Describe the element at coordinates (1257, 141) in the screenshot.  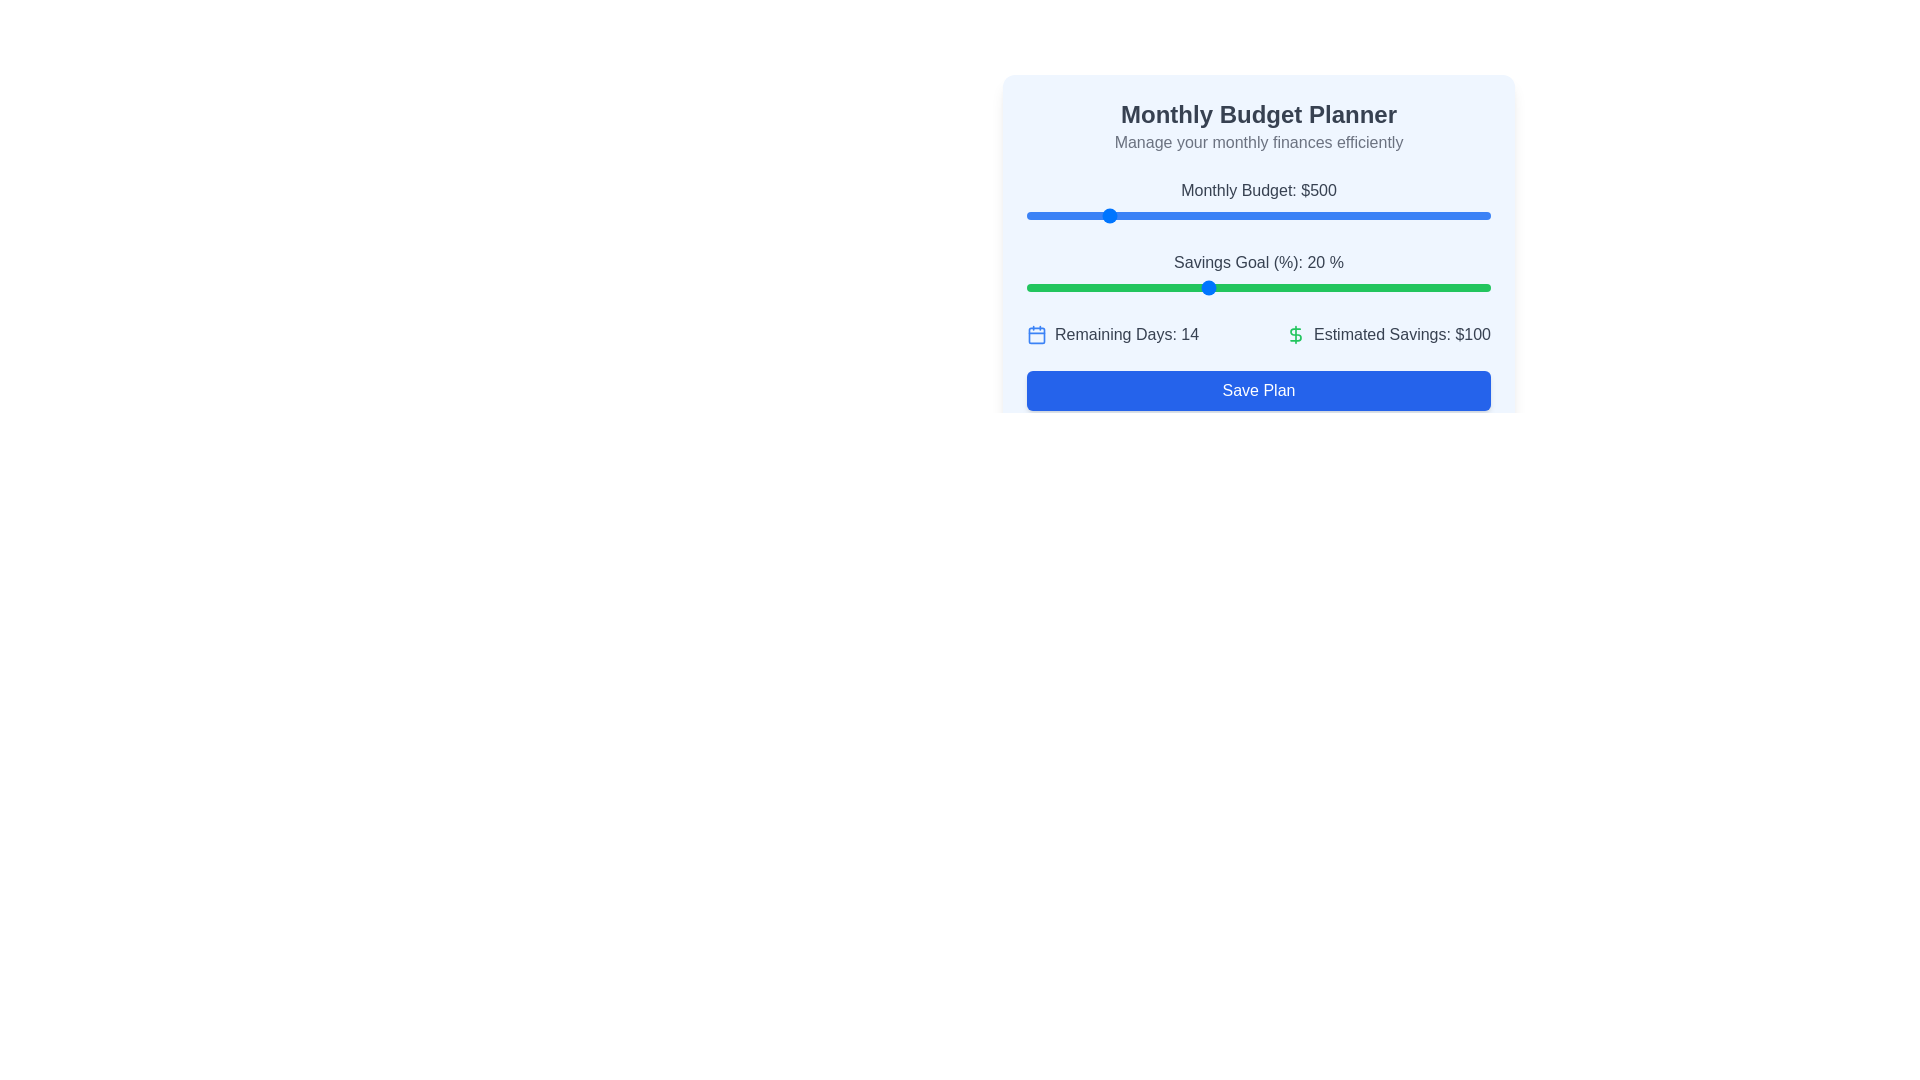
I see `the static text providing context for the 'Monthly Budget Planner' section, which is located beneath the section heading` at that location.